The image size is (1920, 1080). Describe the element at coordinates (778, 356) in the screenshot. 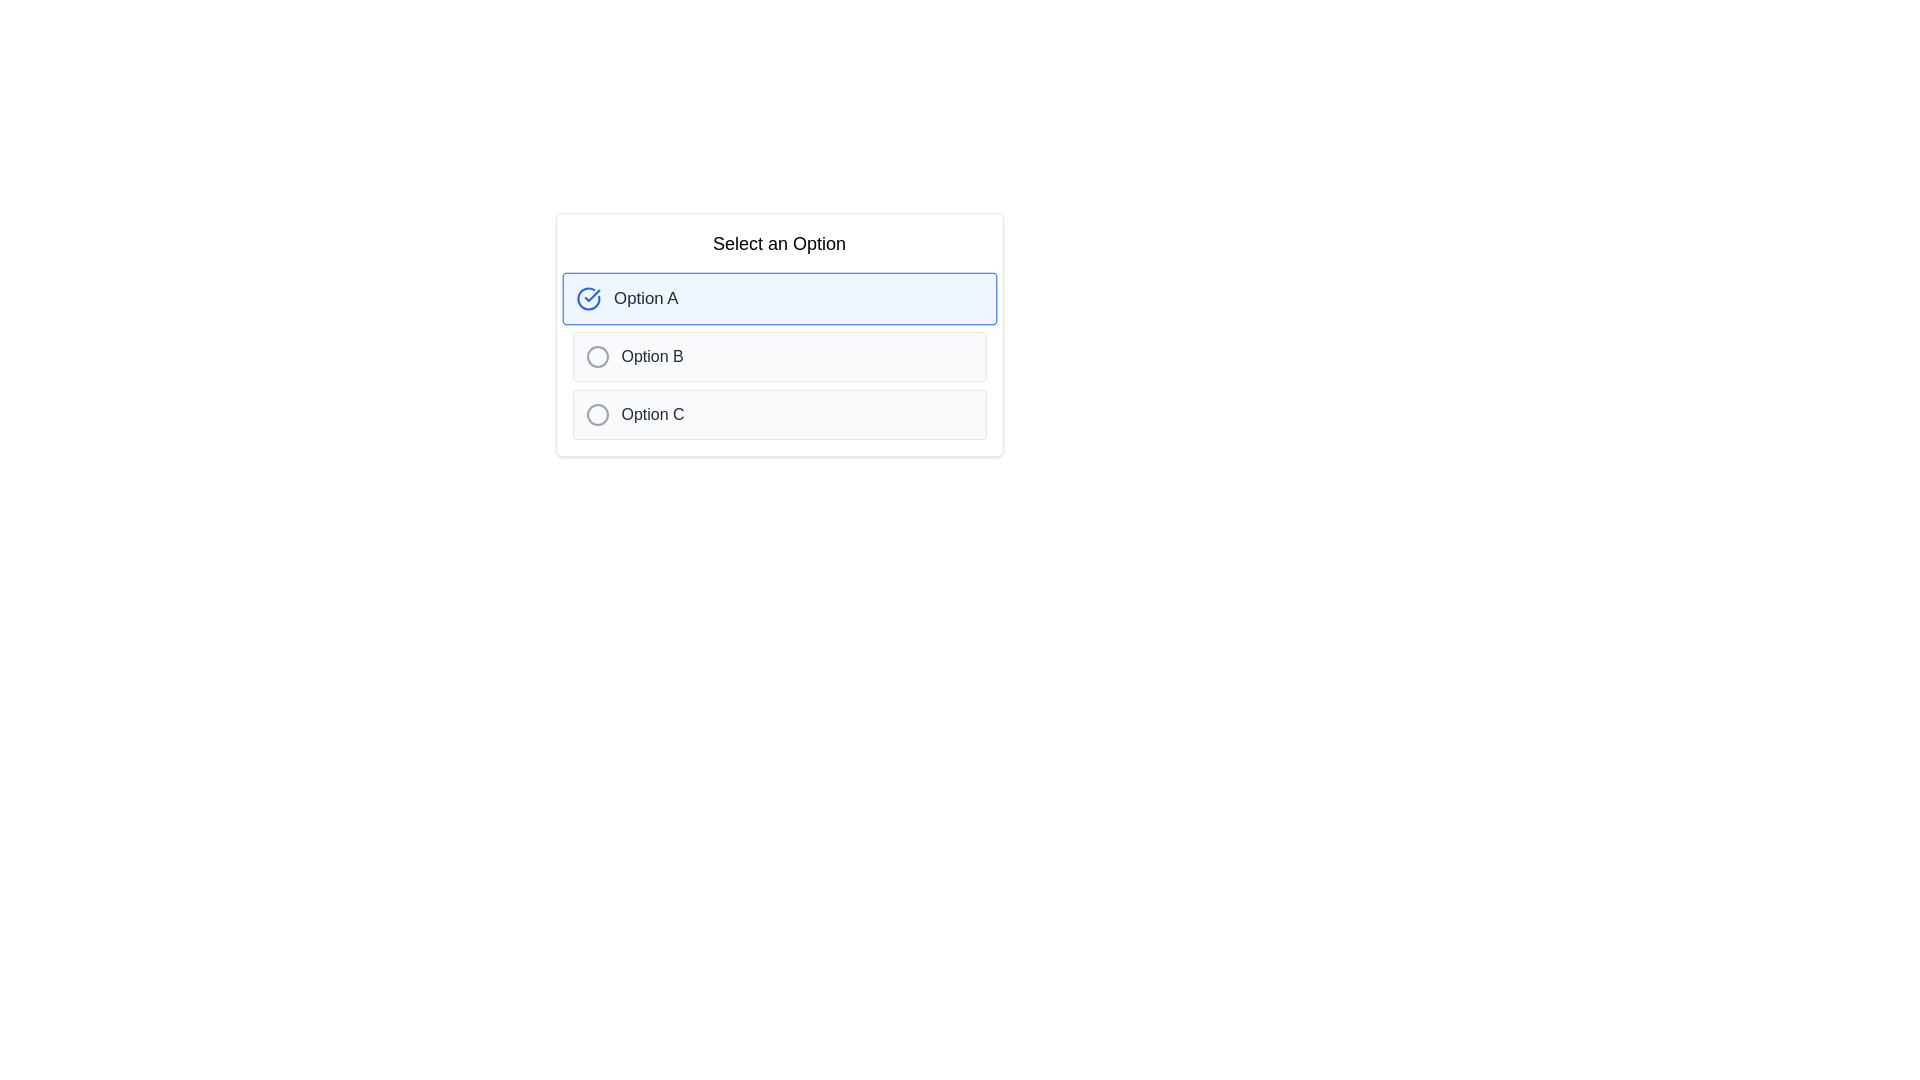

I see `the 'Option B' radio button in the selectable group` at that location.